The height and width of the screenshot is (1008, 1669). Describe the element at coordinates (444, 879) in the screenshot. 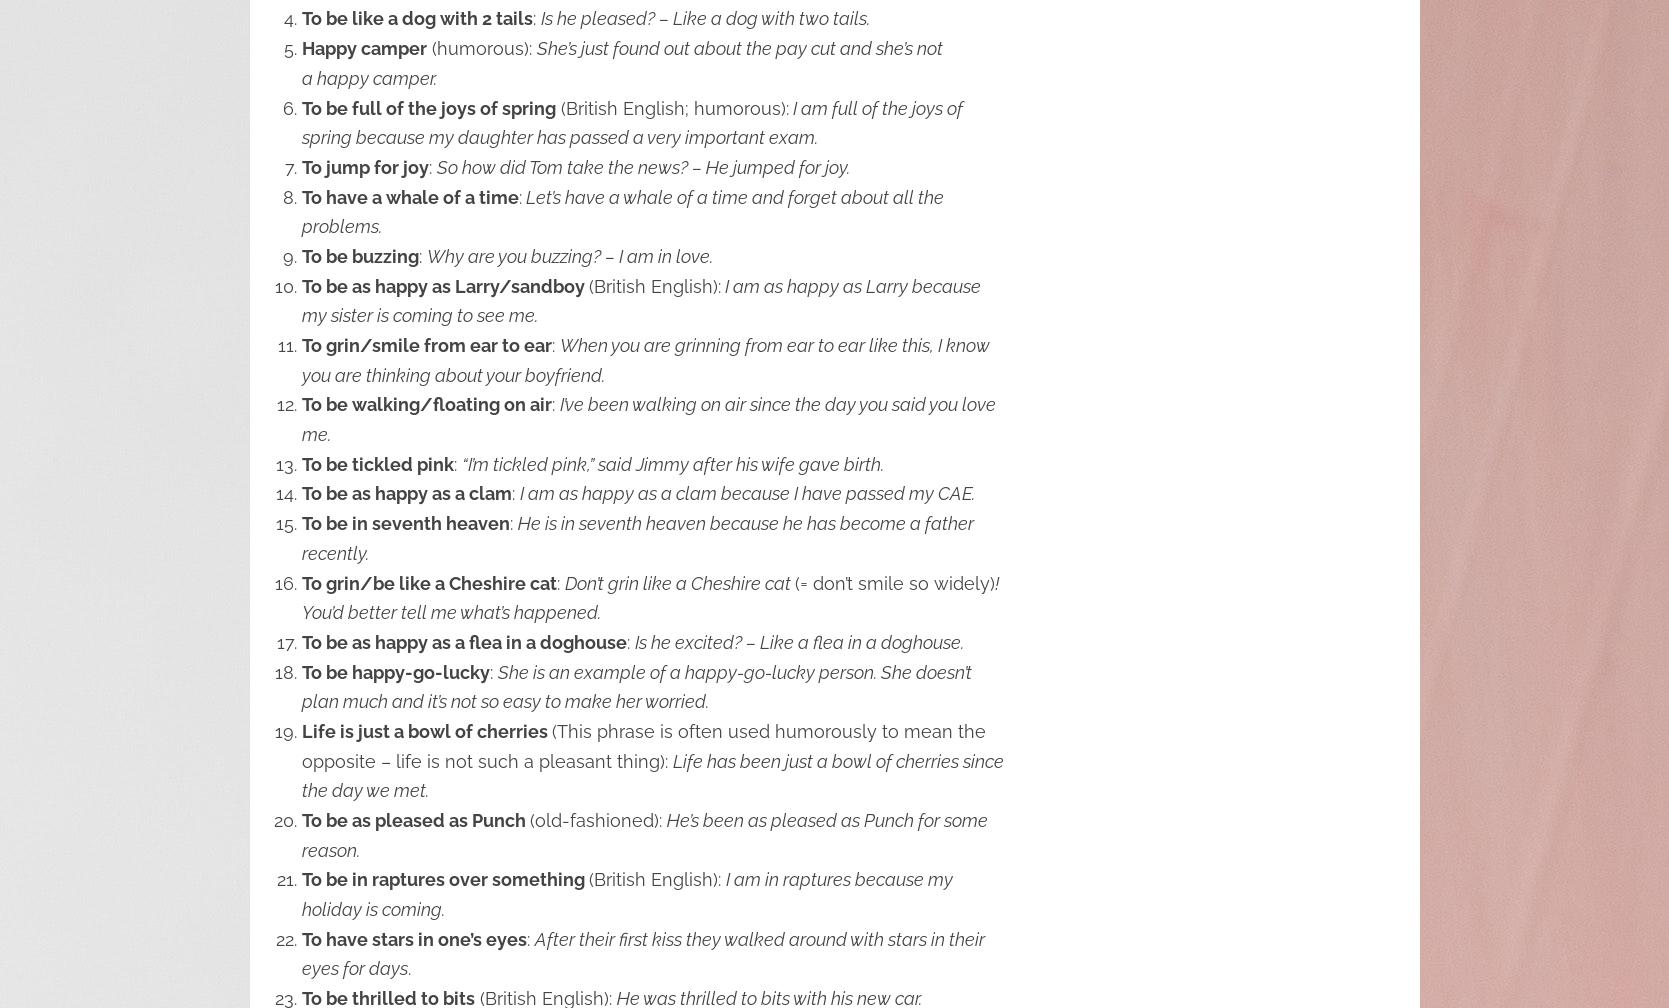

I see `'To be in raptures over something'` at that location.